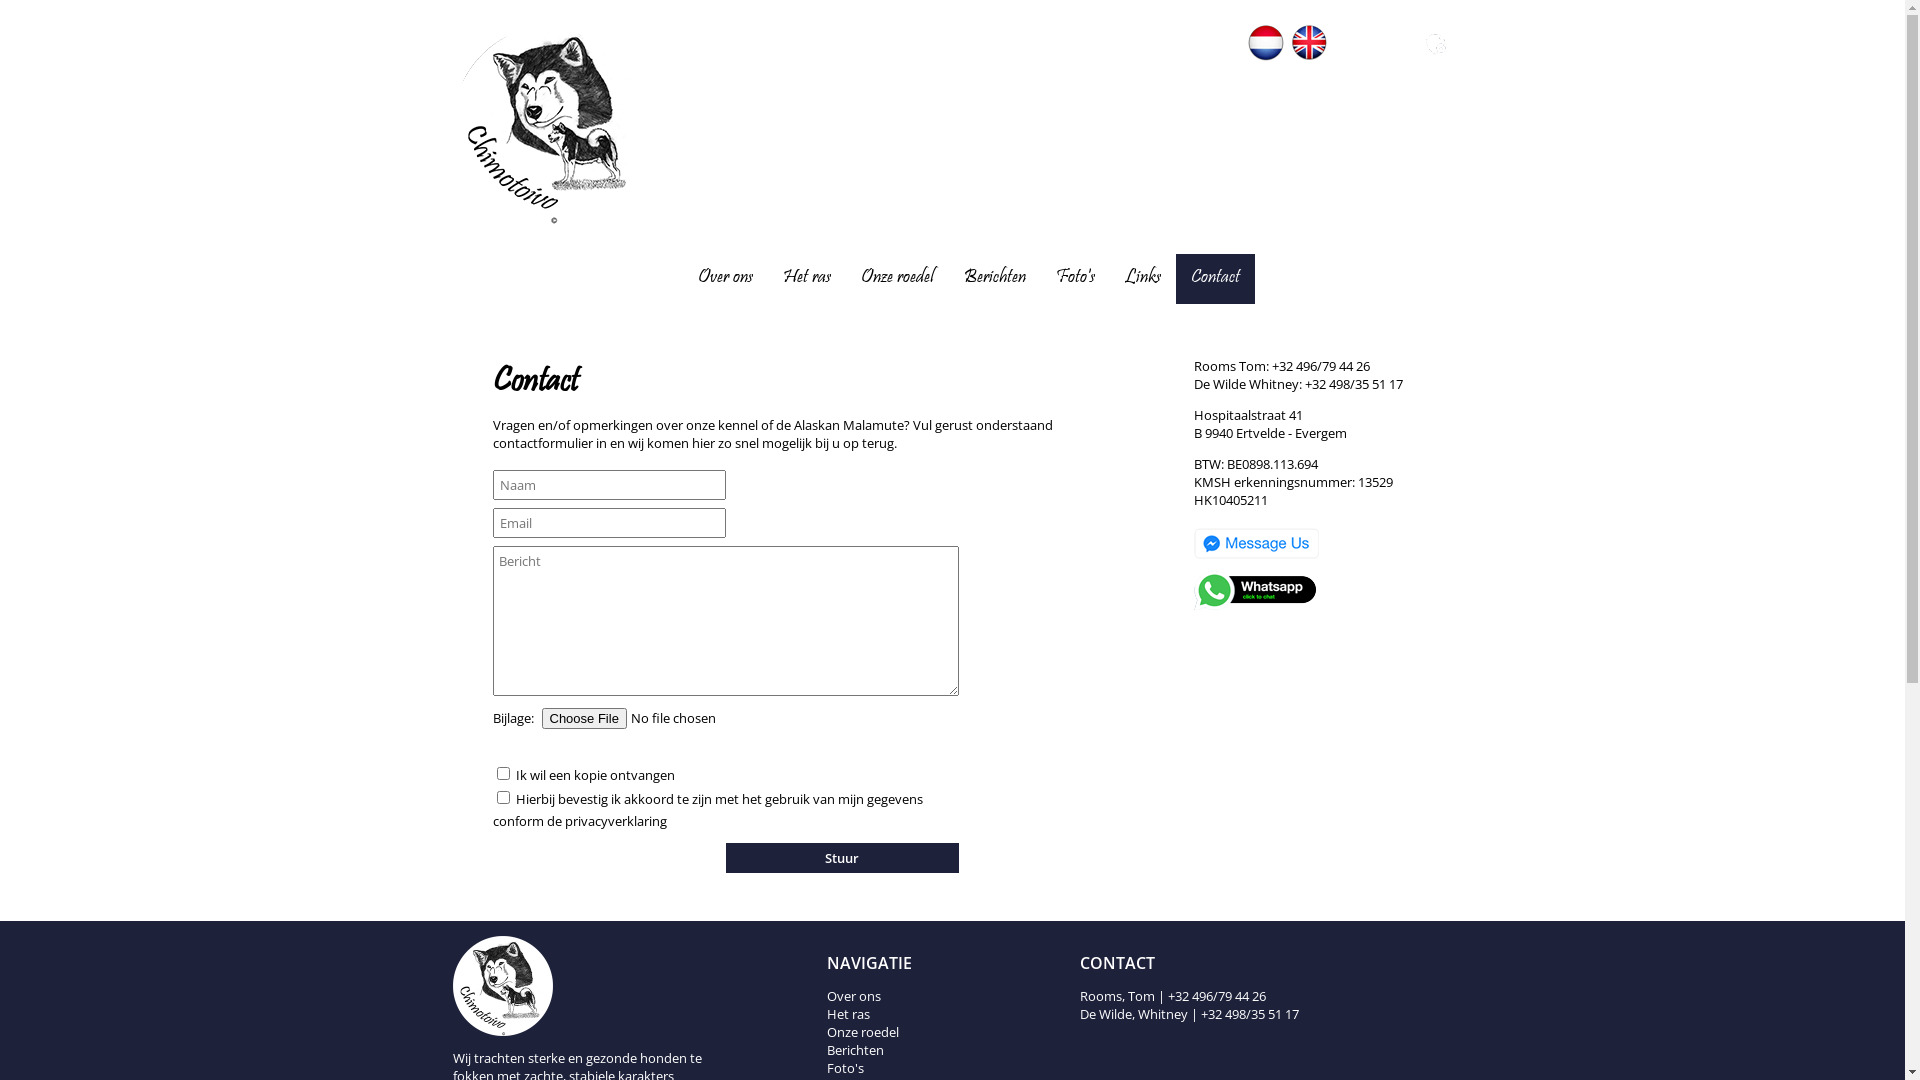 The image size is (1920, 1080). What do you see at coordinates (450, 219) in the screenshot?
I see `'Chimotoivo Alaskan Malamute Kennel'` at bounding box center [450, 219].